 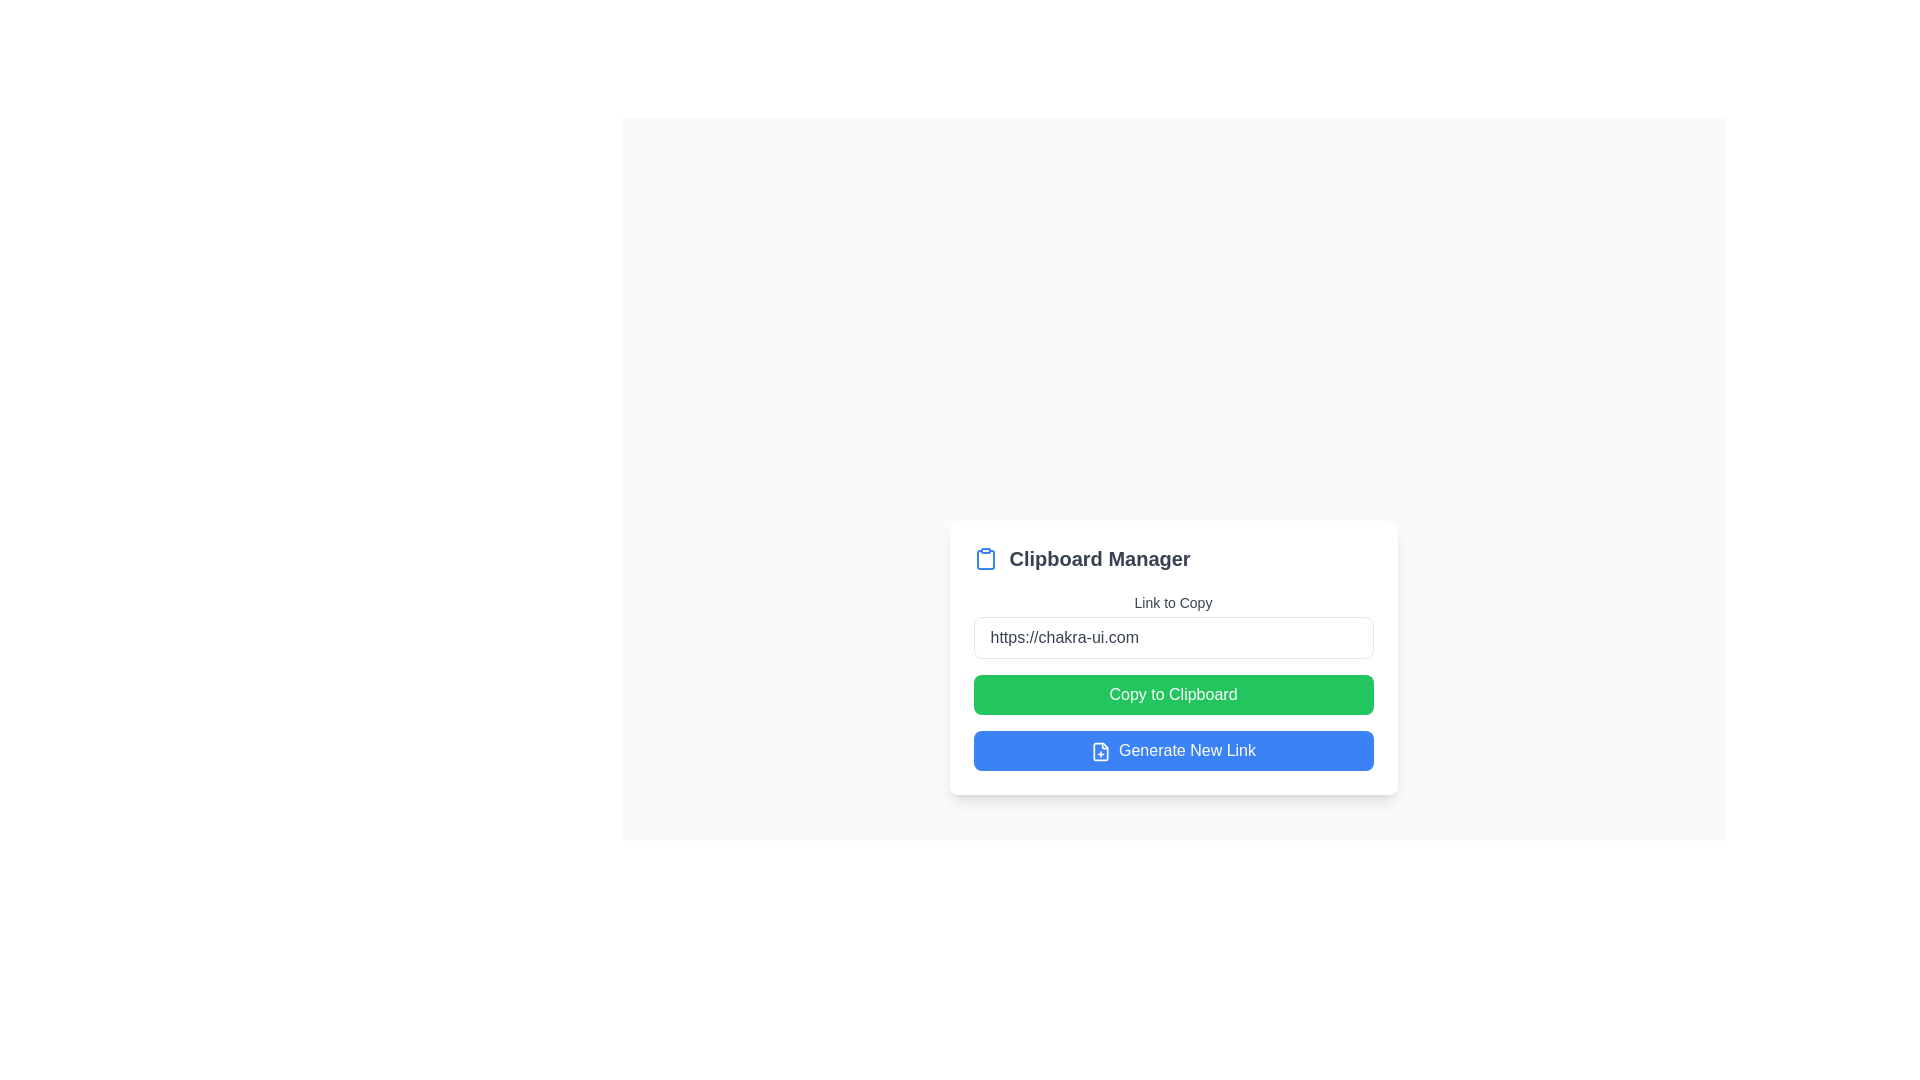 I want to click on clipboard icon located to the left of the 'Clipboard Manager' title, which represents clipboard functionalities, so click(x=985, y=559).